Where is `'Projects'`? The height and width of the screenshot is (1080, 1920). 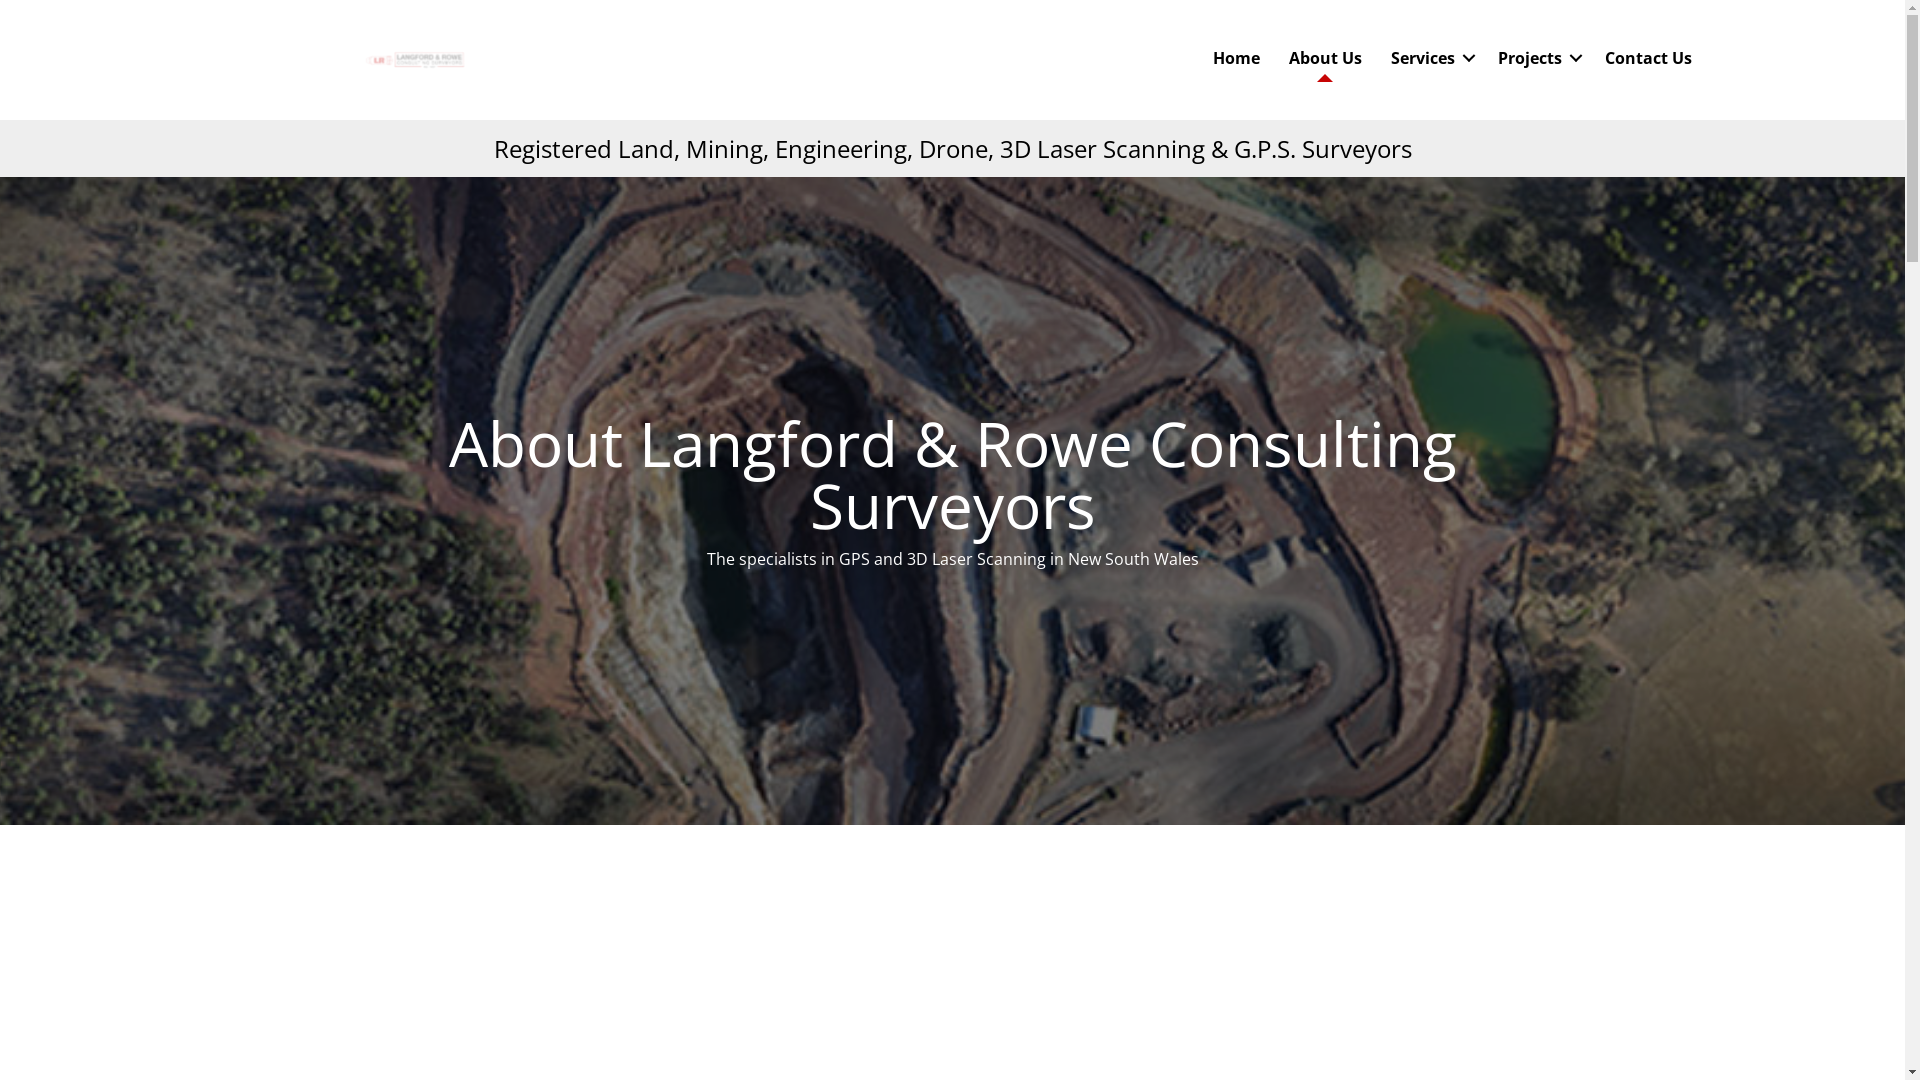
'Projects' is located at coordinates (1535, 56).